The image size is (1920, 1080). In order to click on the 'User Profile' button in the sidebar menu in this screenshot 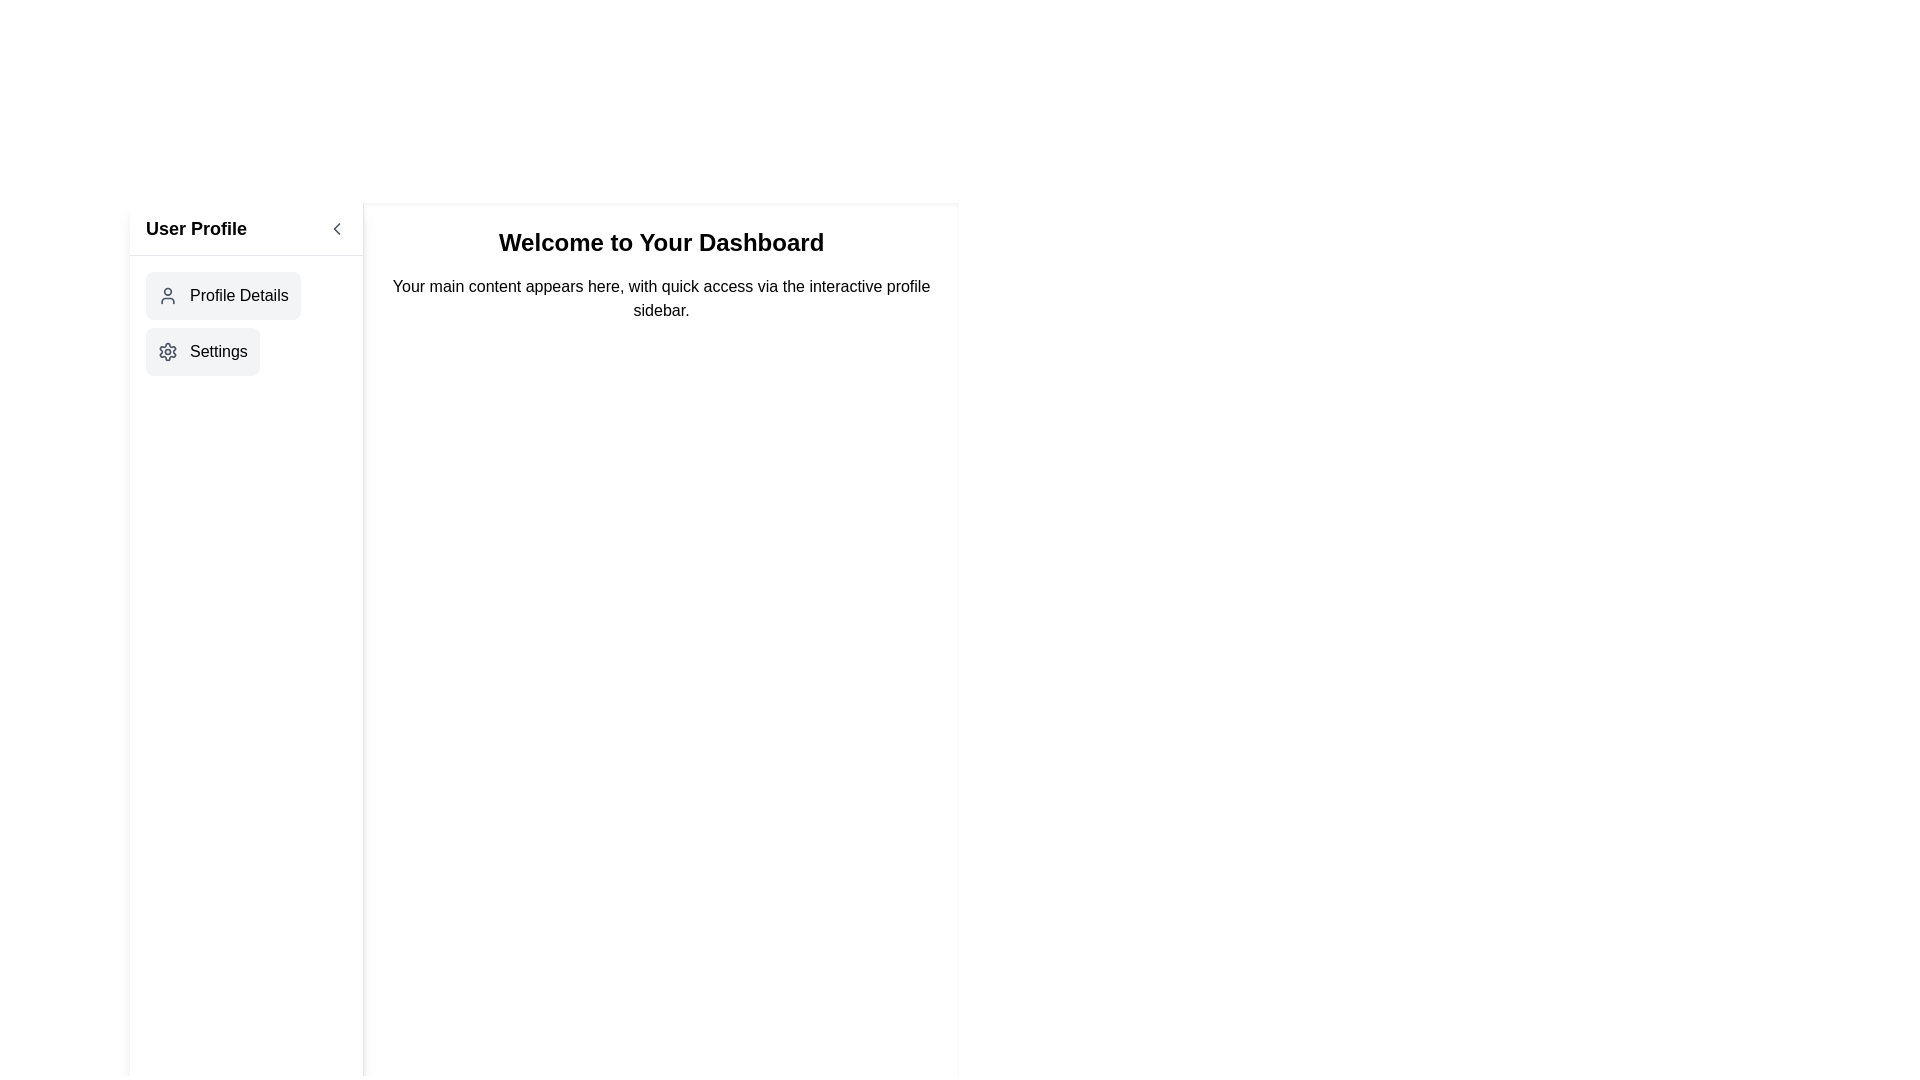, I will do `click(223, 296)`.